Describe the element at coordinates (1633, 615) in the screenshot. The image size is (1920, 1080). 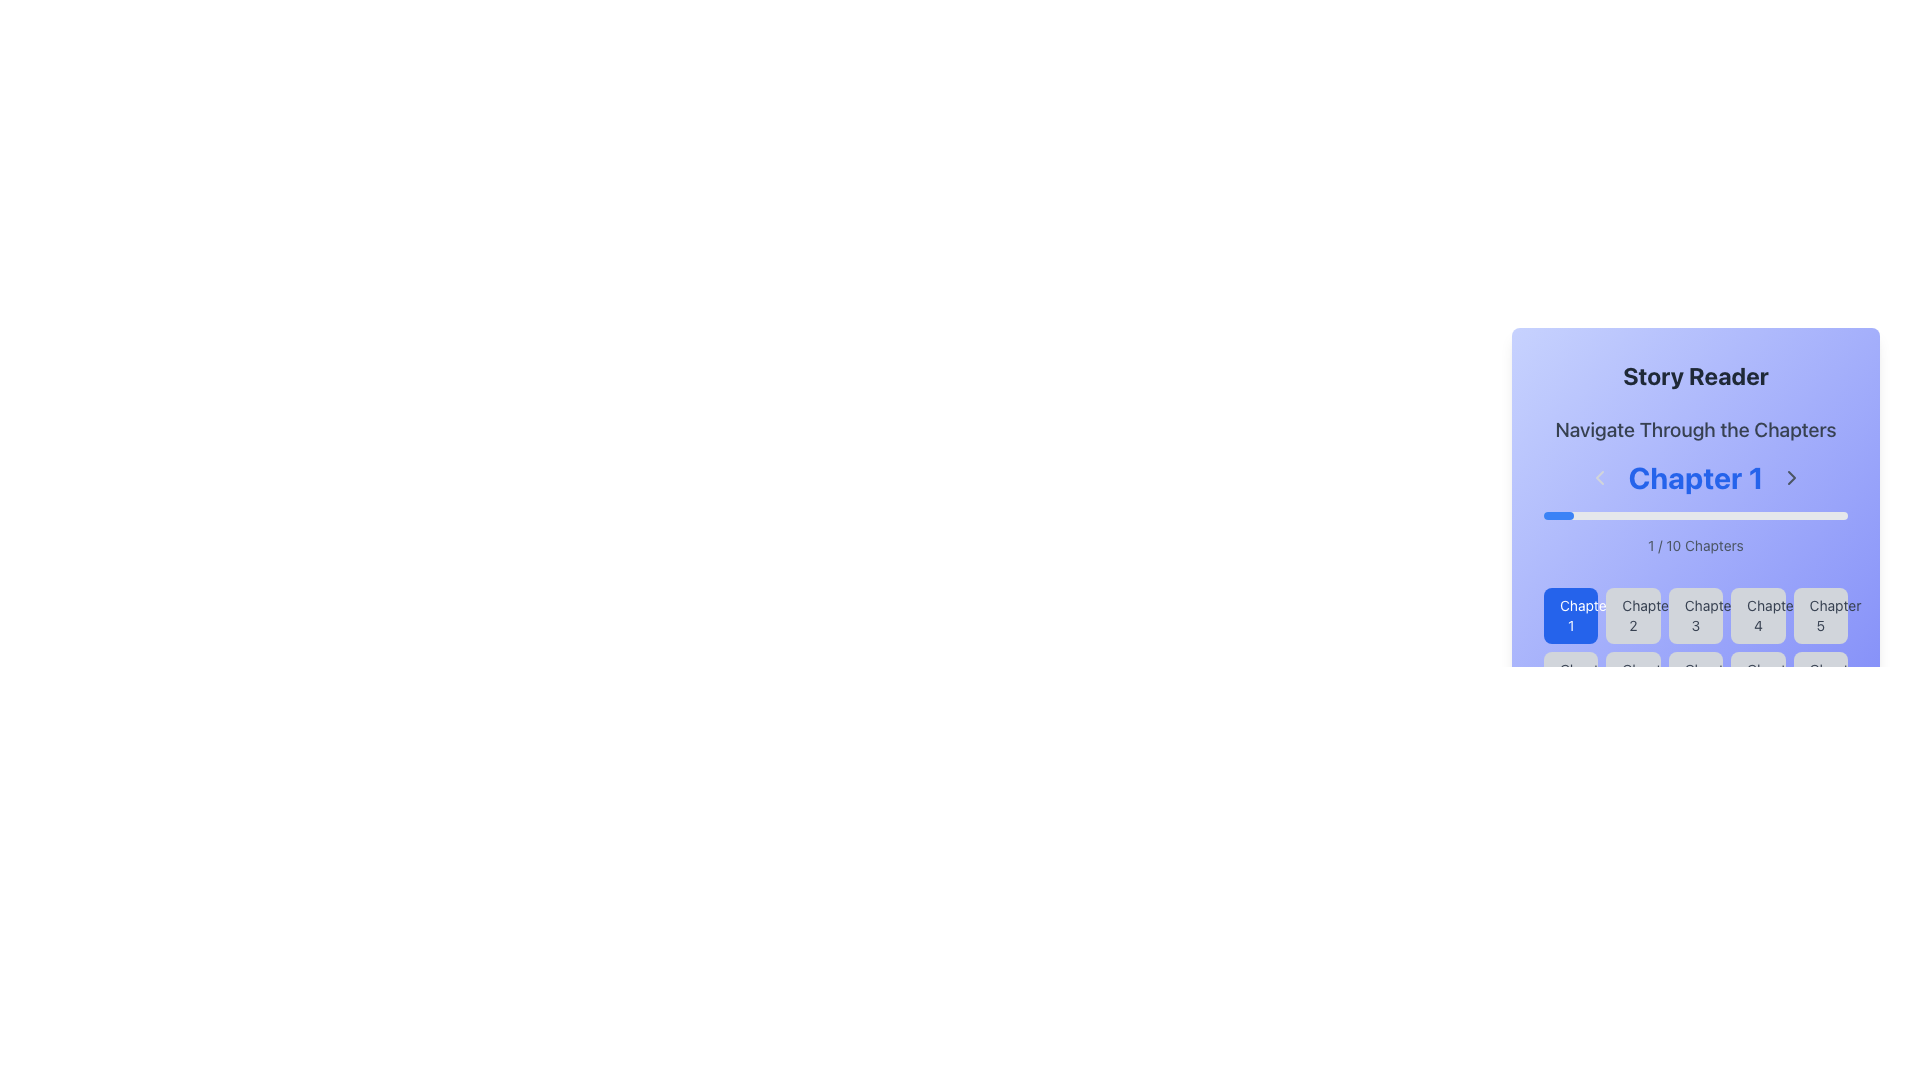
I see `the button that navigates to Chapter 2 to observe the hover effect` at that location.